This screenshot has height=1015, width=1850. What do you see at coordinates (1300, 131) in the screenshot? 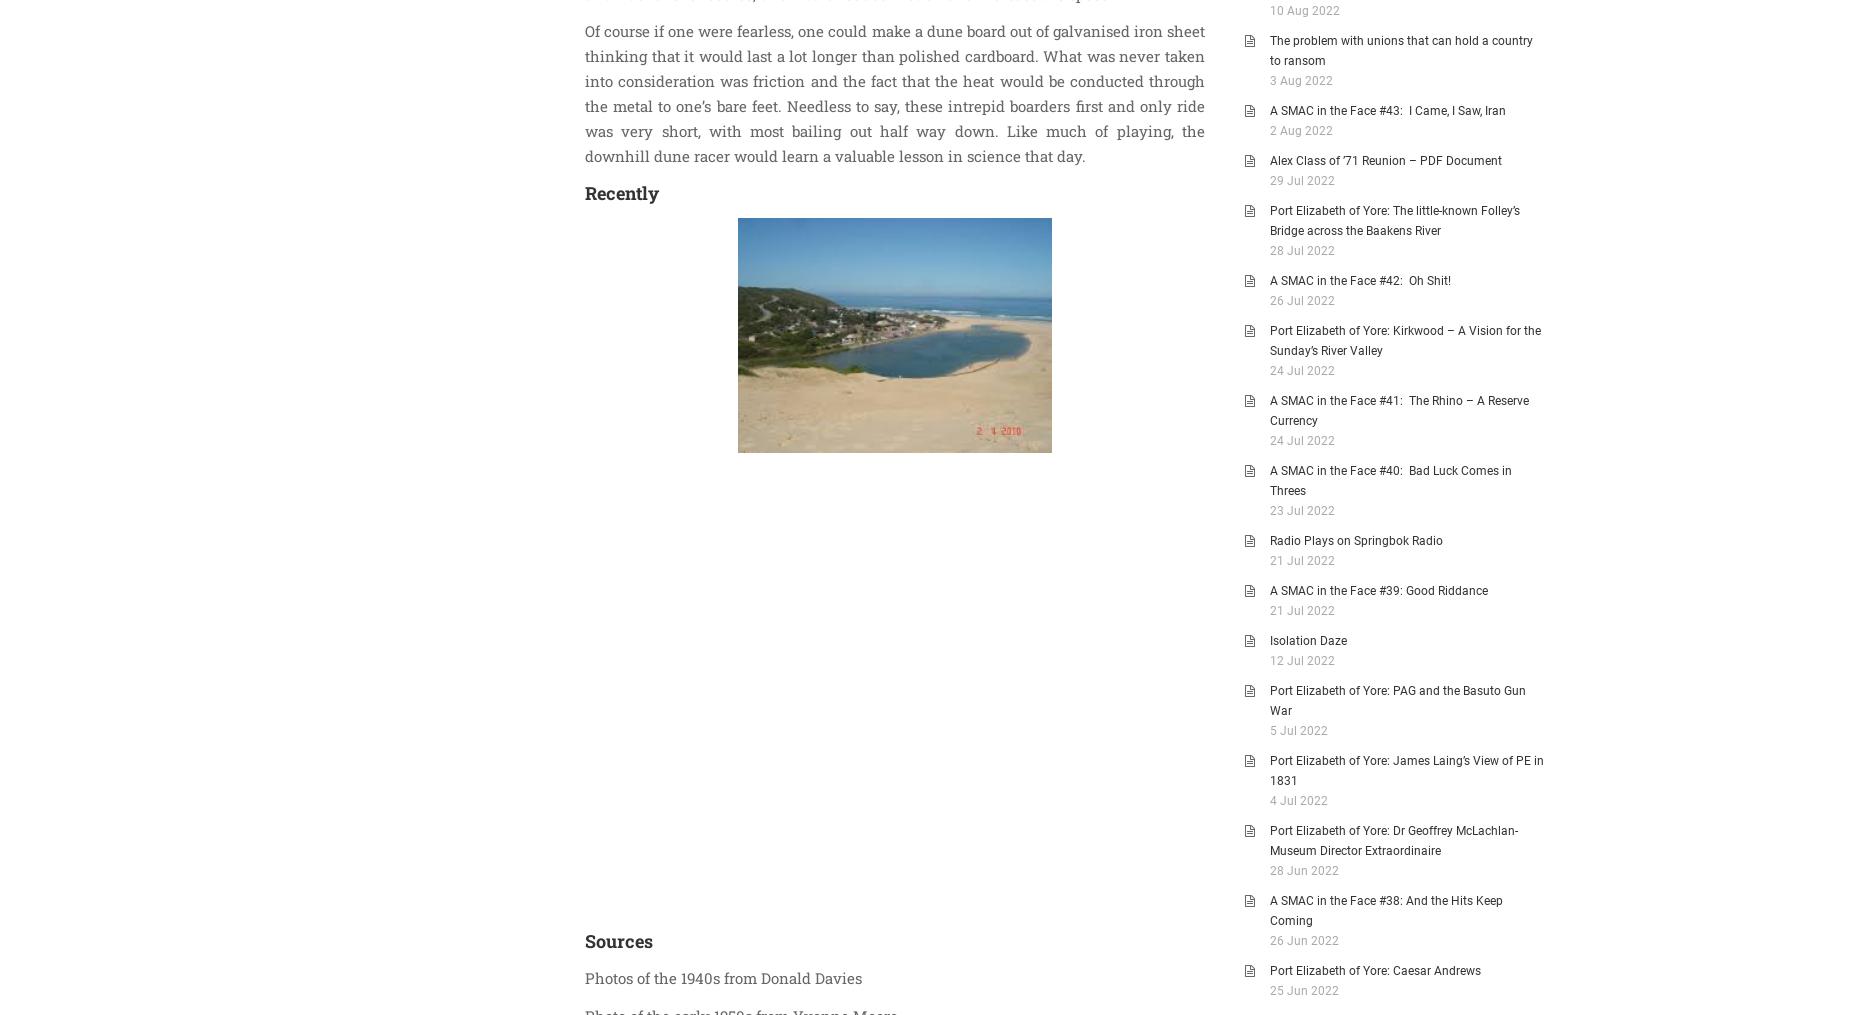
I see `'2 Aug 2022'` at bounding box center [1300, 131].